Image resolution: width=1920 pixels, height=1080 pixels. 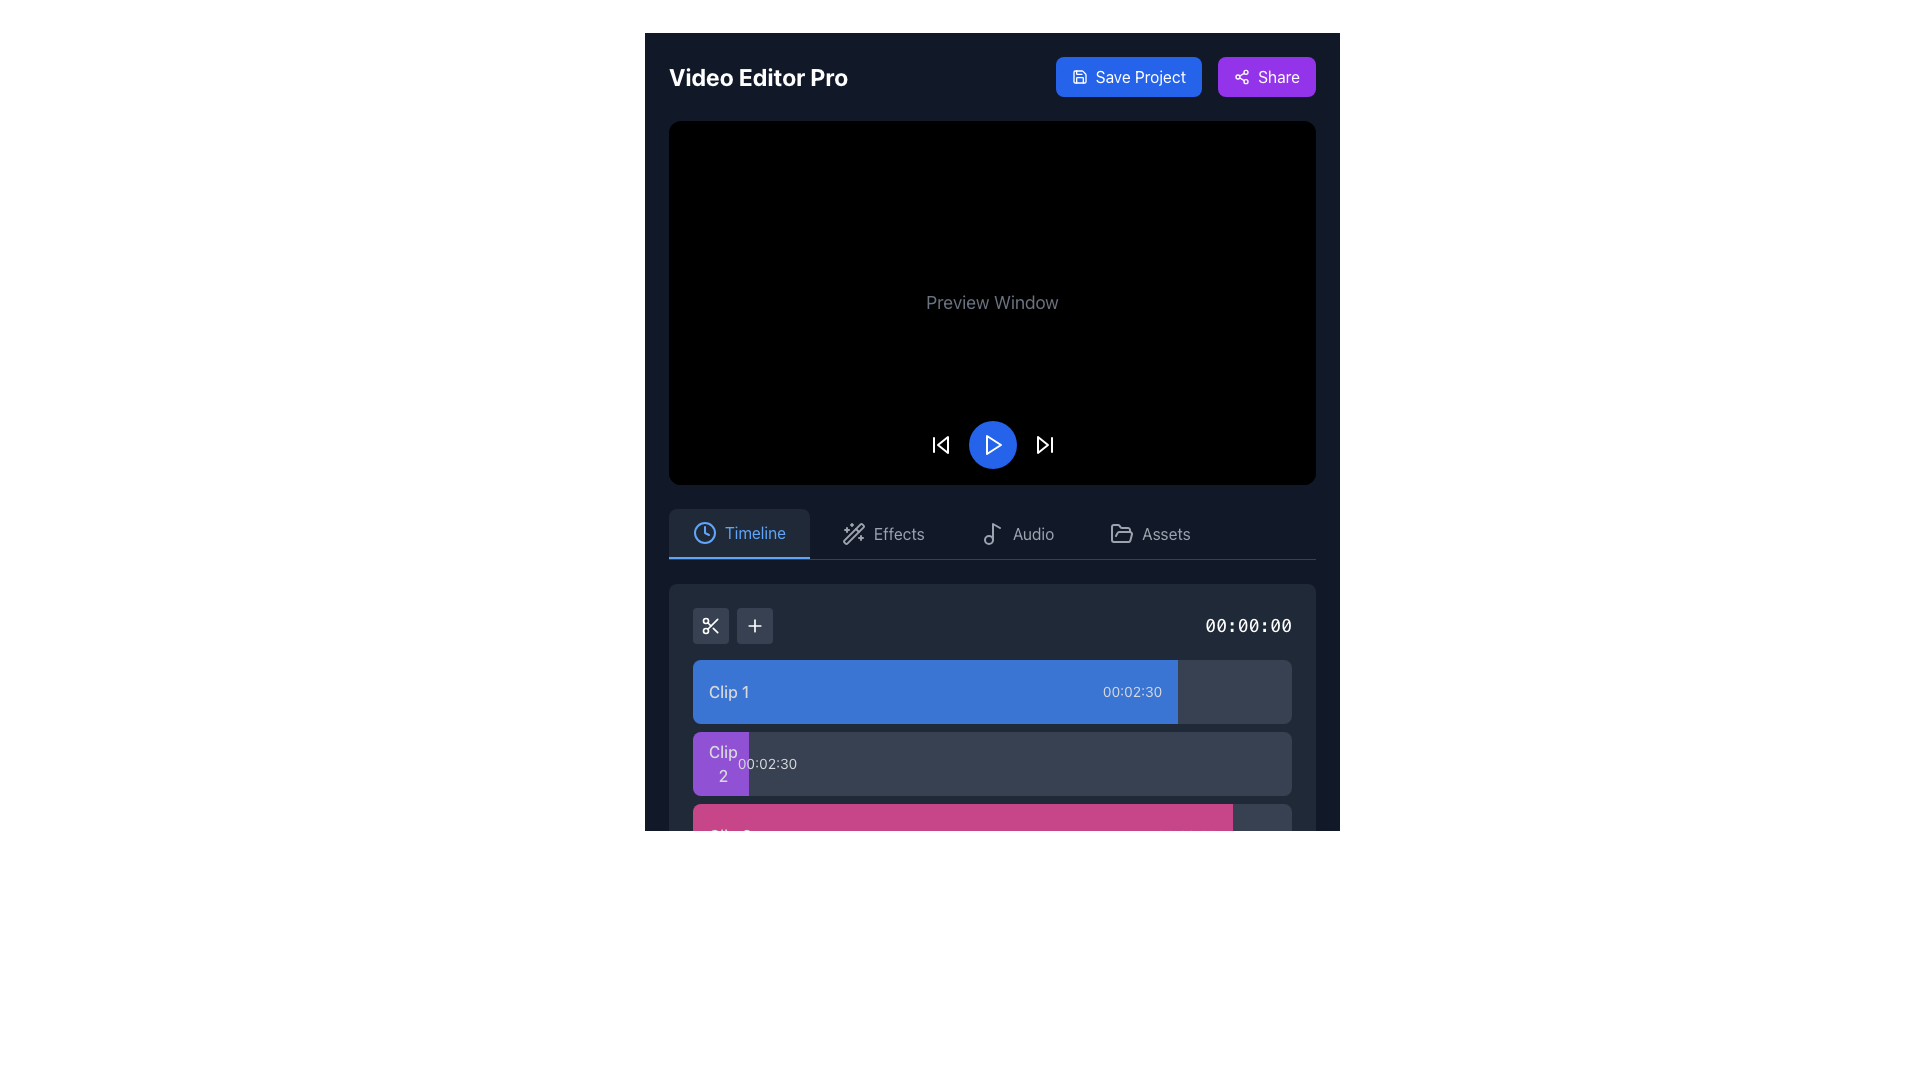 What do you see at coordinates (992, 443) in the screenshot?
I see `the Play button, which is a circular button located below the preview window area and positioned between the back and forward buttons` at bounding box center [992, 443].